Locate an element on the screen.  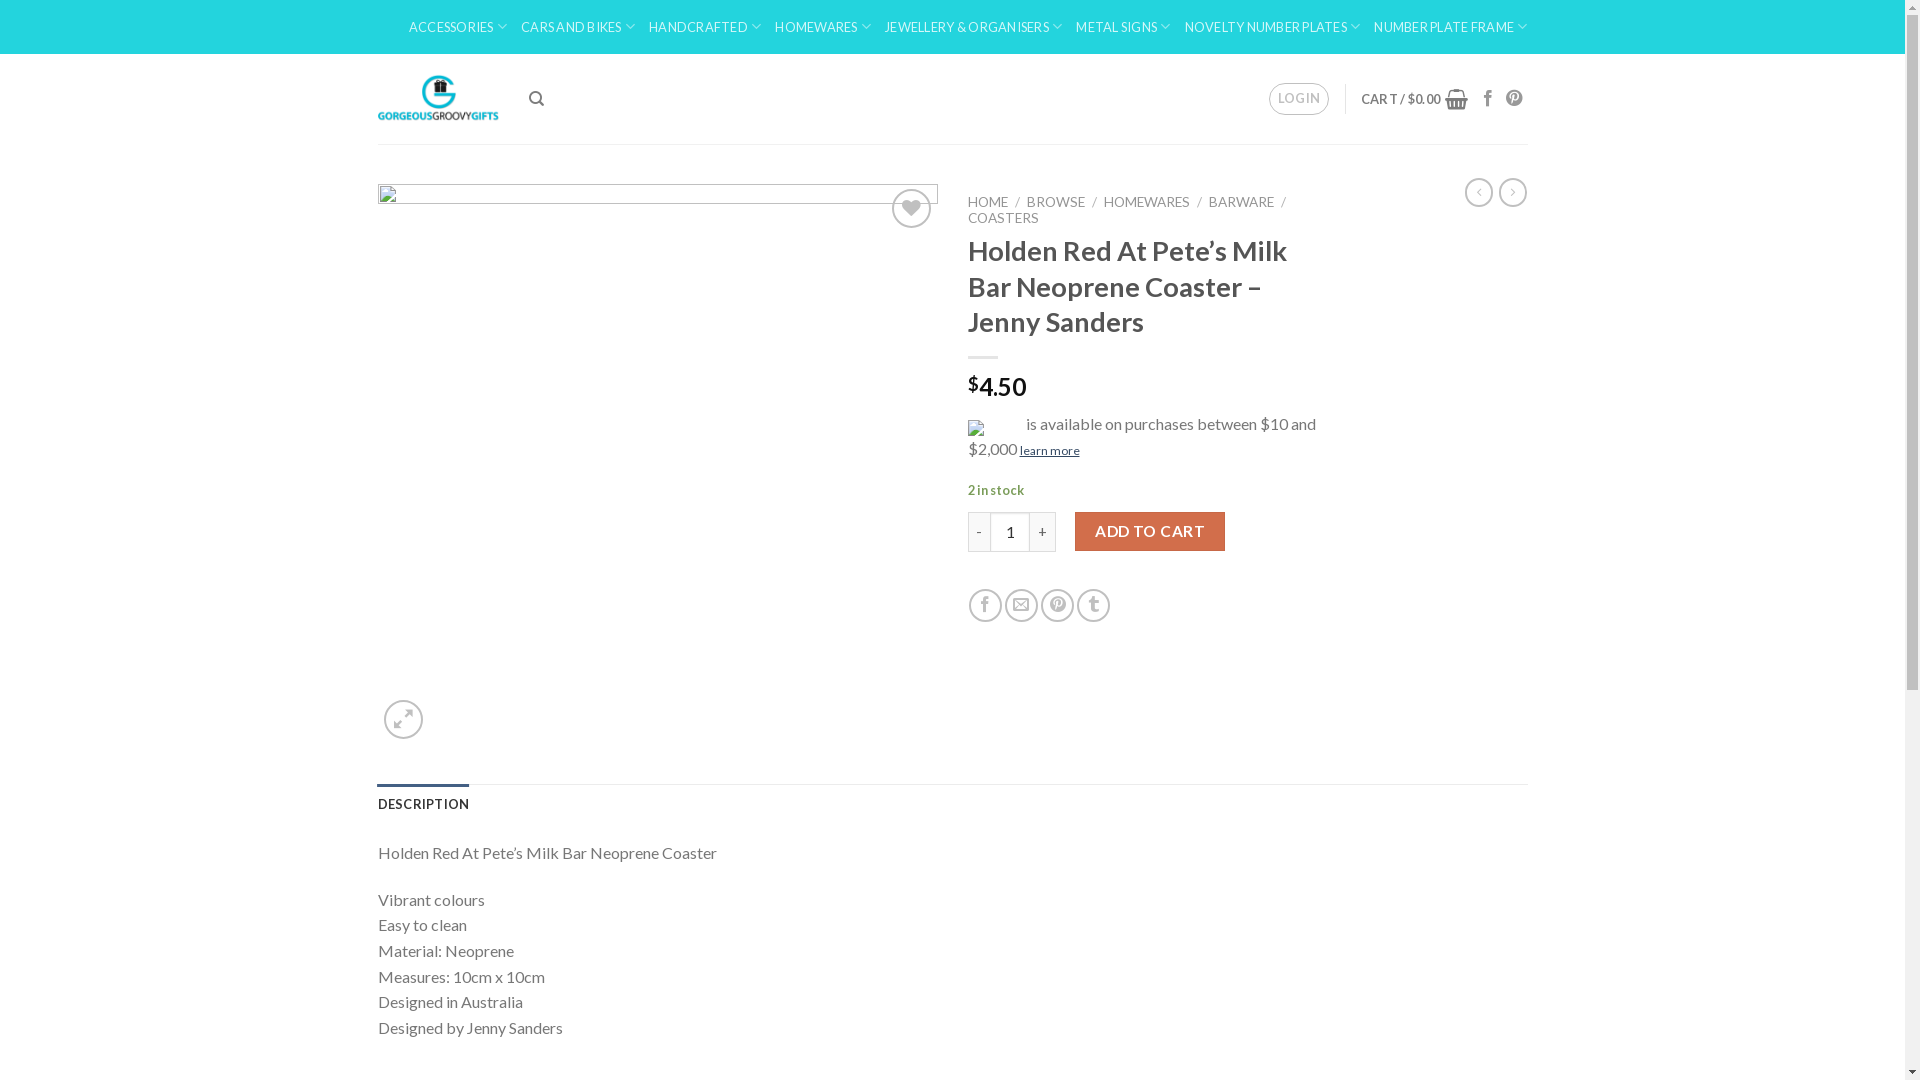
'Pin on Pinterest' is located at coordinates (1056, 604).